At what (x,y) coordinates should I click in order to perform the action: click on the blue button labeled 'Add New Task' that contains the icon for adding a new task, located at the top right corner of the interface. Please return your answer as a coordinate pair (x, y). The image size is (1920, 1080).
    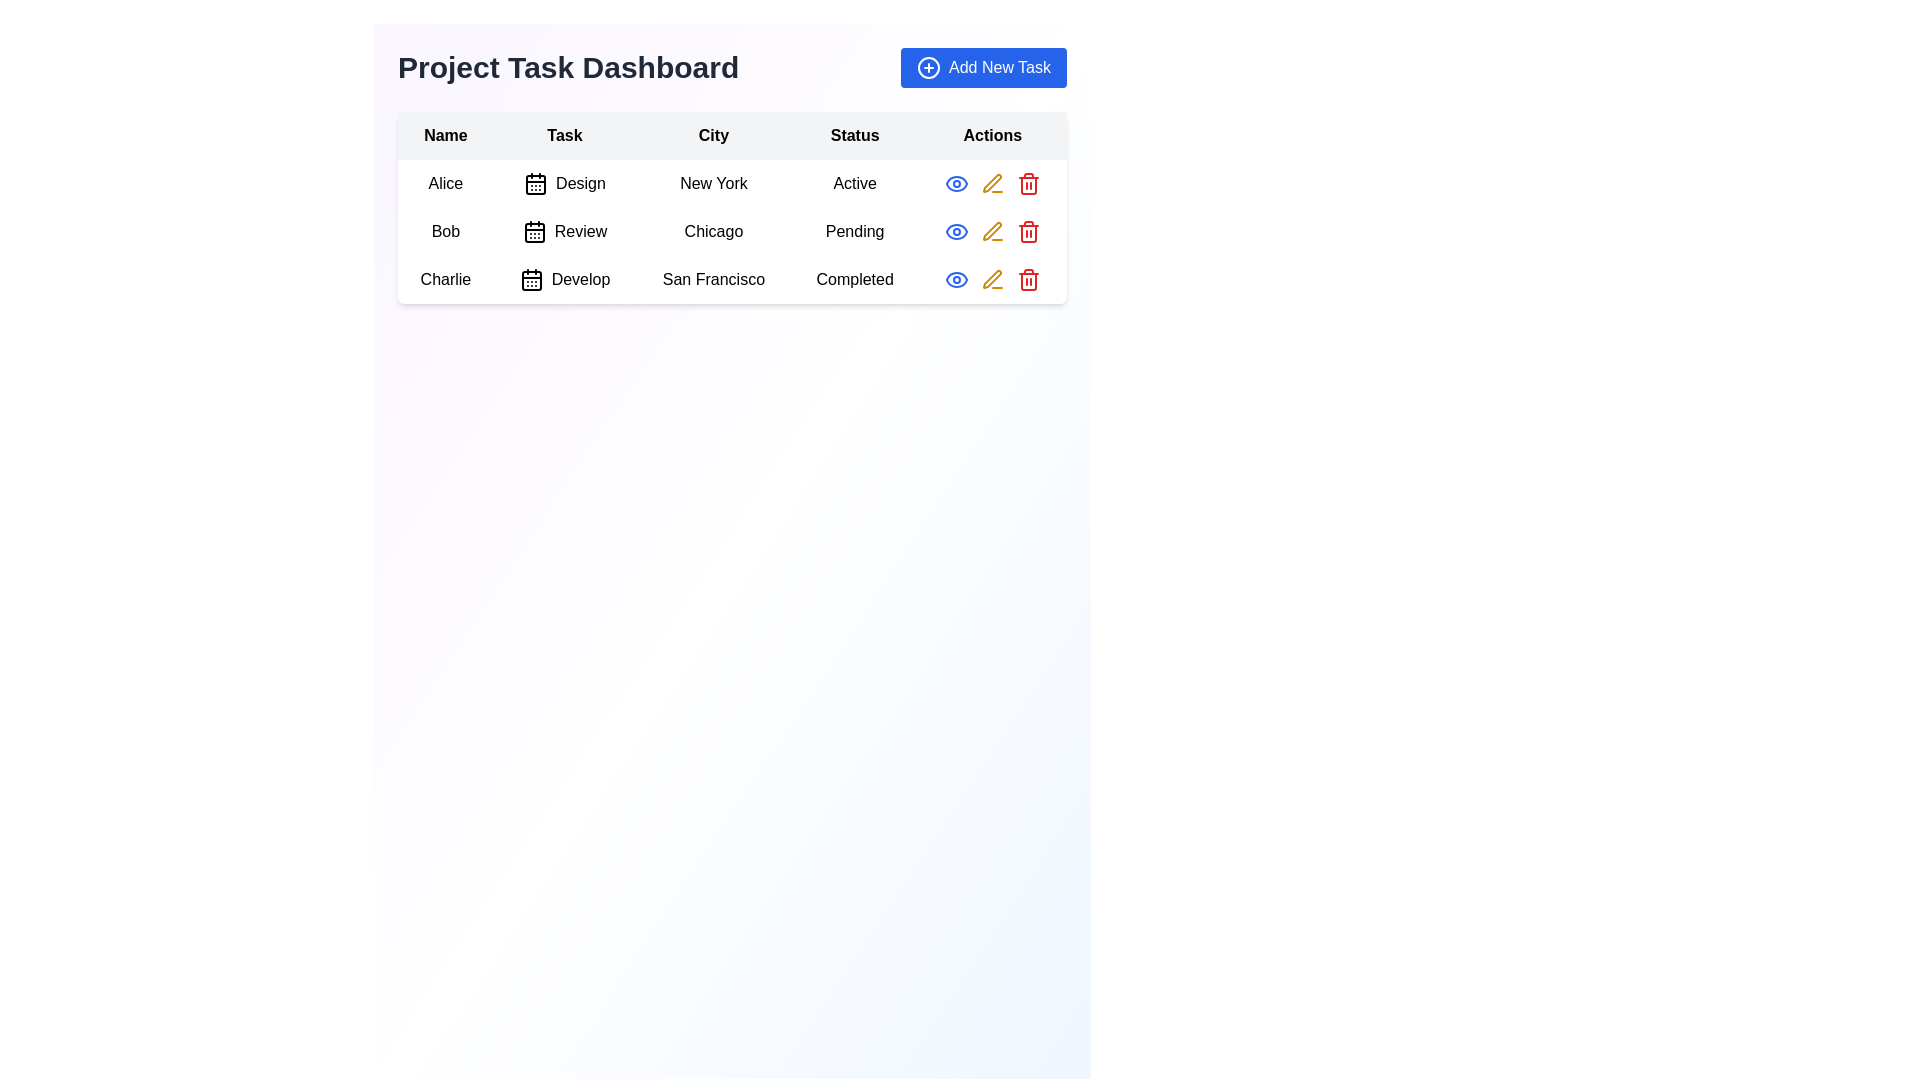
    Looking at the image, I should click on (928, 67).